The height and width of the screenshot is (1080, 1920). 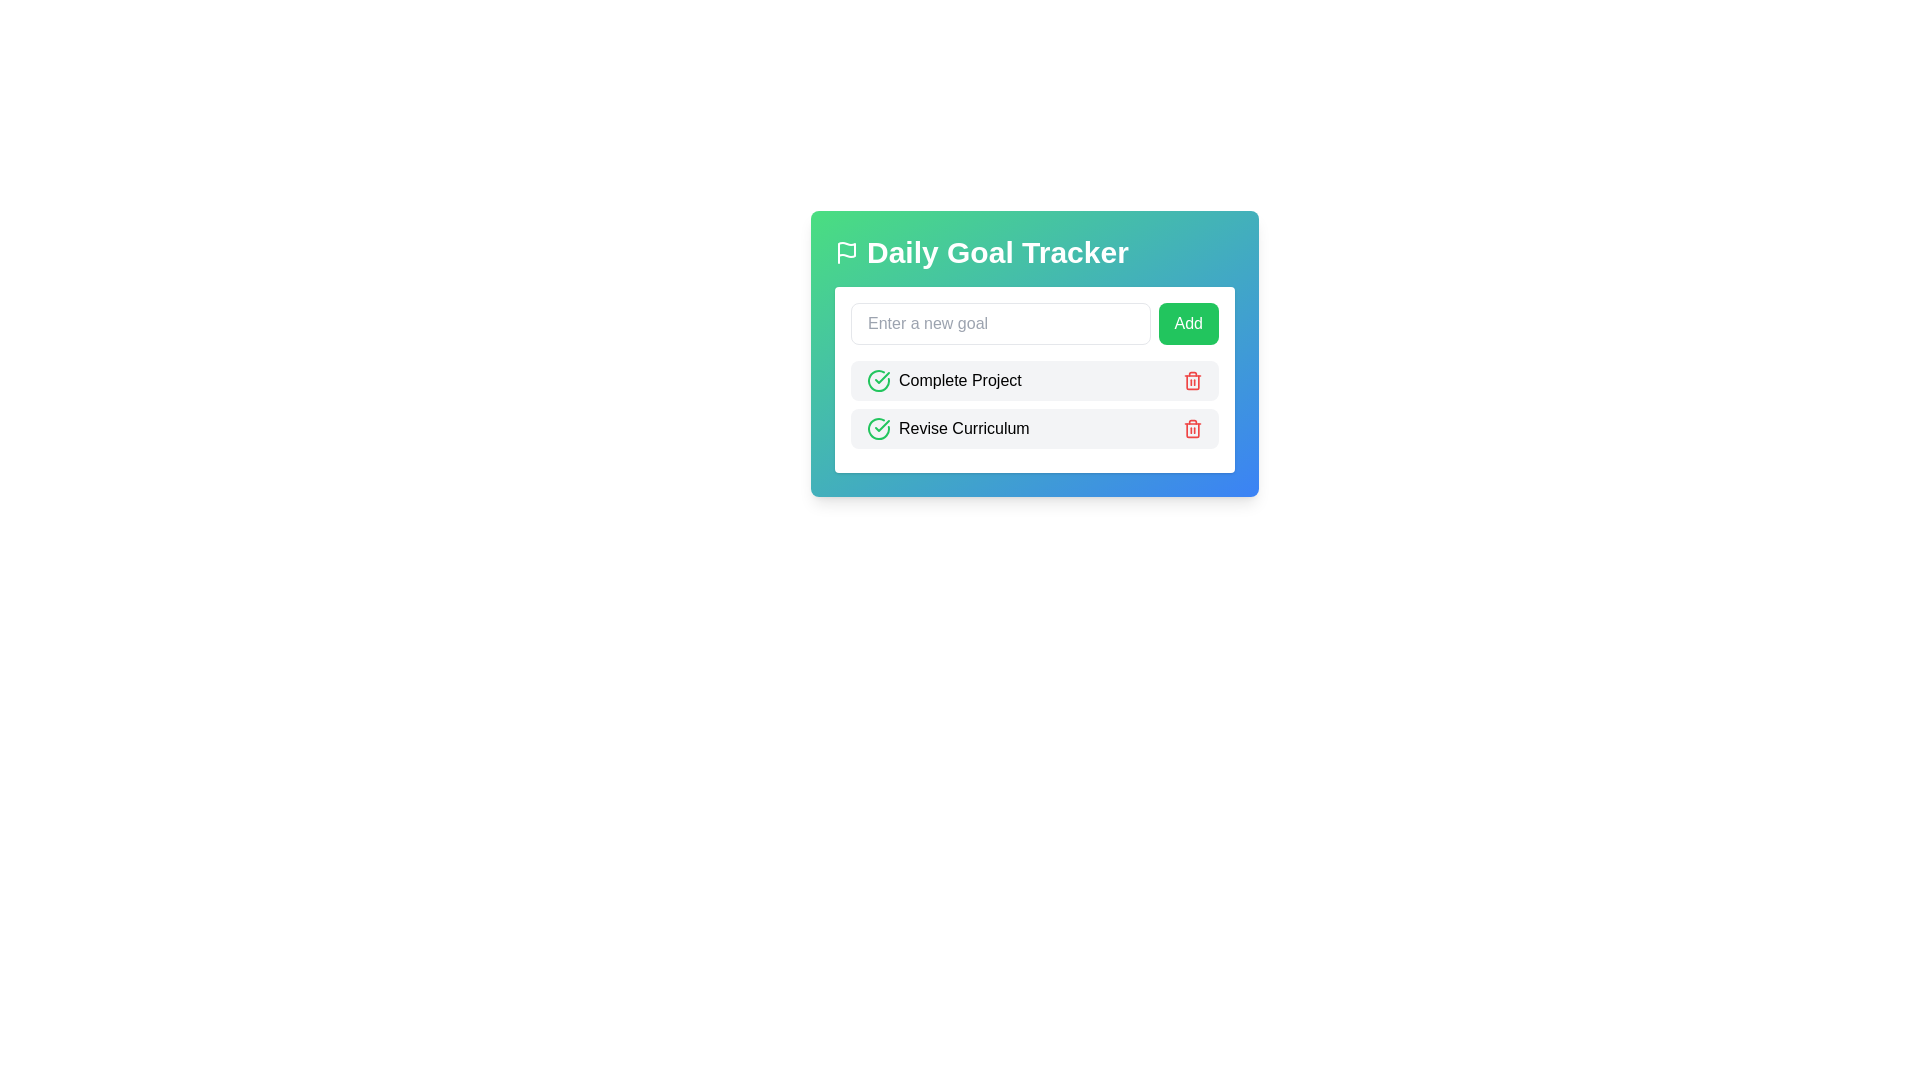 What do you see at coordinates (846, 249) in the screenshot?
I see `the flag icon located at the top-left corner of the 'Daily Goal Tracker' card, which is positioned to the left of the text 'Daily Goal Tracker'` at bounding box center [846, 249].